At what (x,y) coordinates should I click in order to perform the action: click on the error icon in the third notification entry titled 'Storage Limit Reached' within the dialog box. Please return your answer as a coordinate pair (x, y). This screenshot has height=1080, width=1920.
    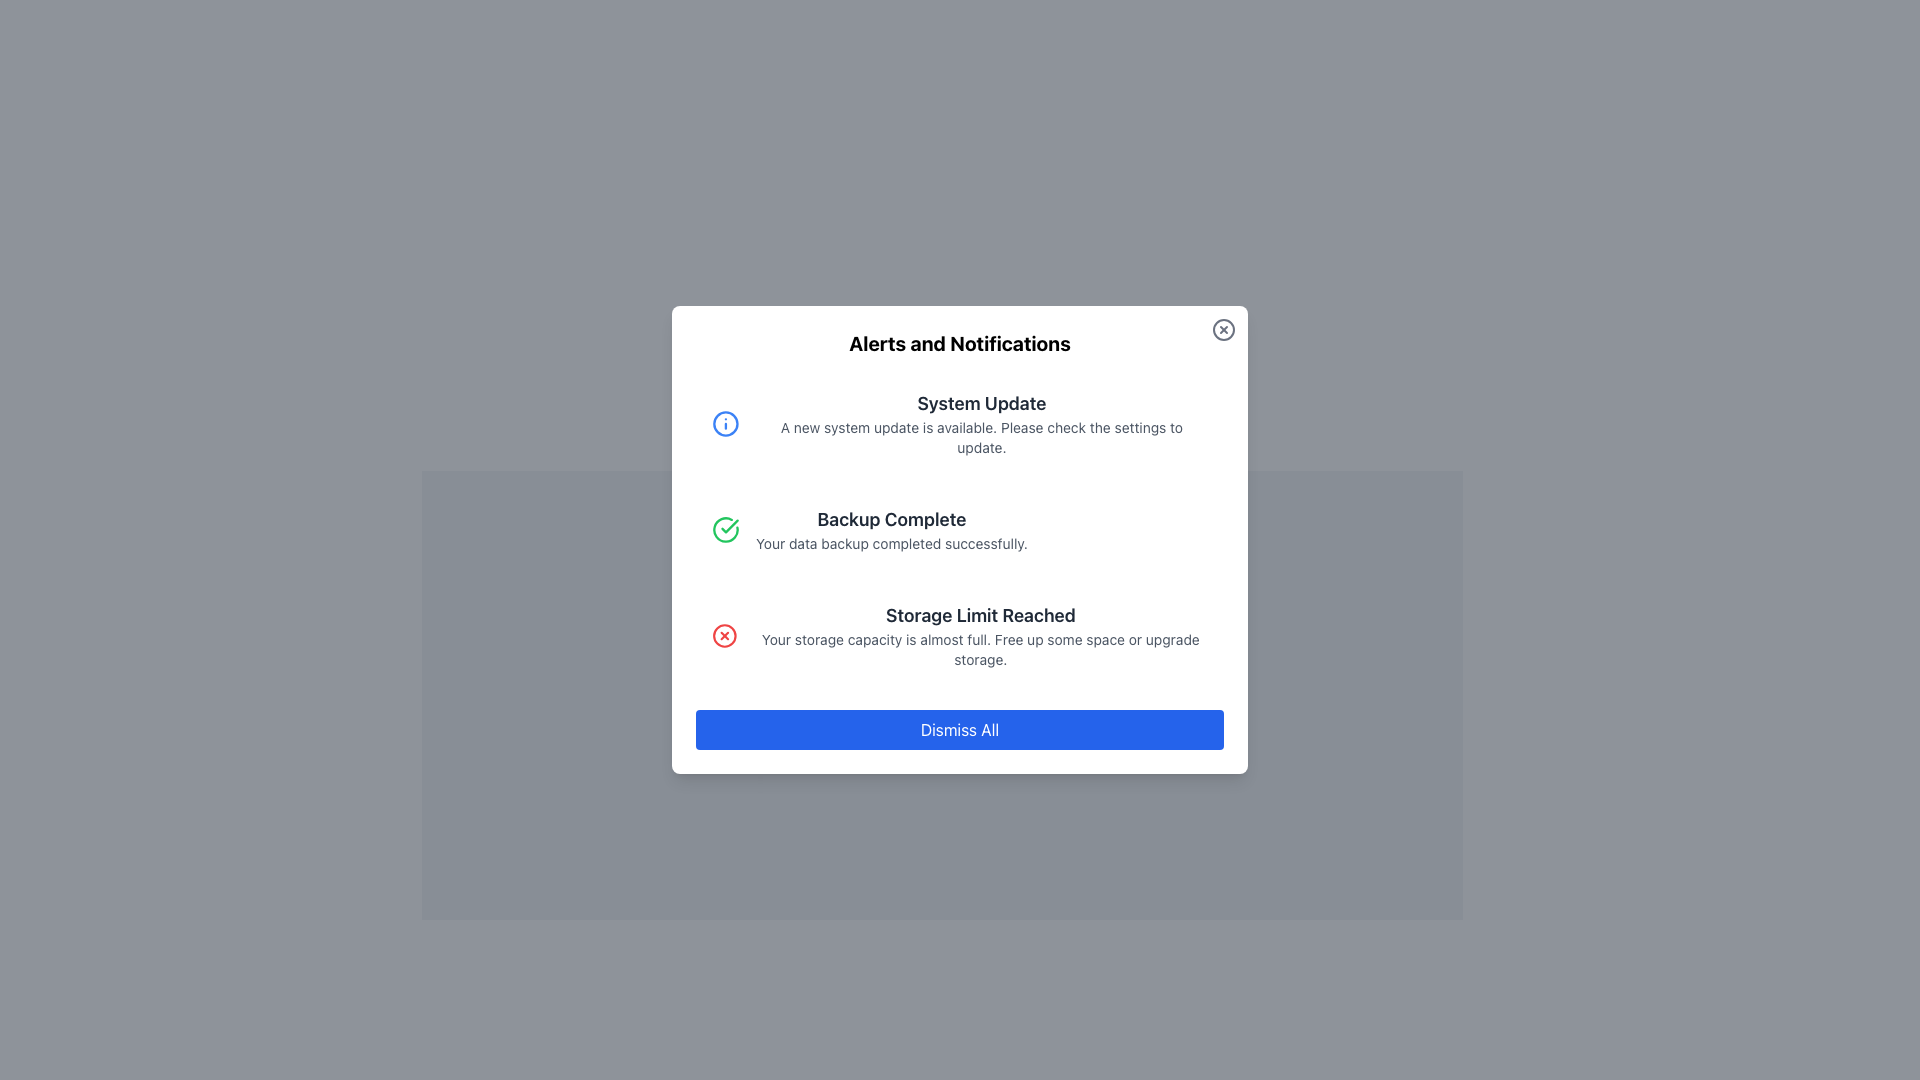
    Looking at the image, I should click on (723, 636).